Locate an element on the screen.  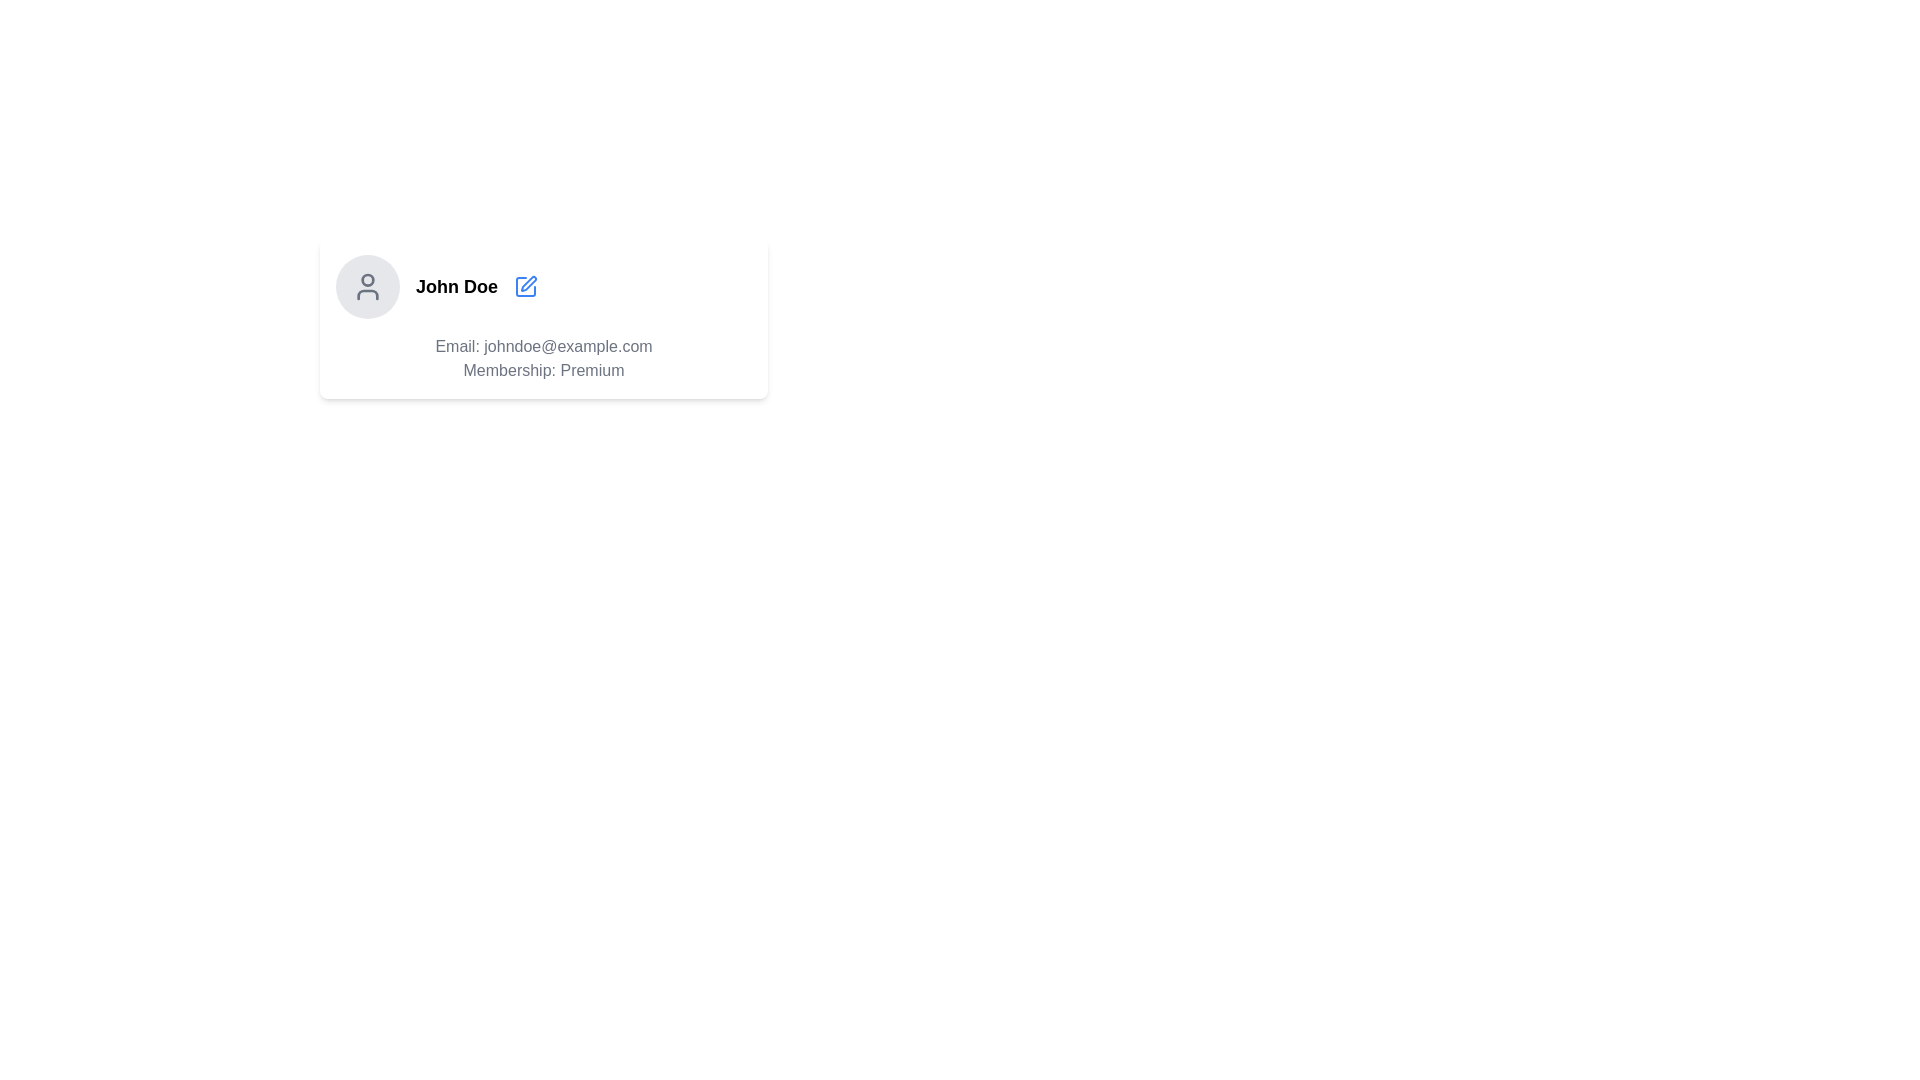
the edit icon located to the immediate right of the user's name 'John Doe' is located at coordinates (526, 286).